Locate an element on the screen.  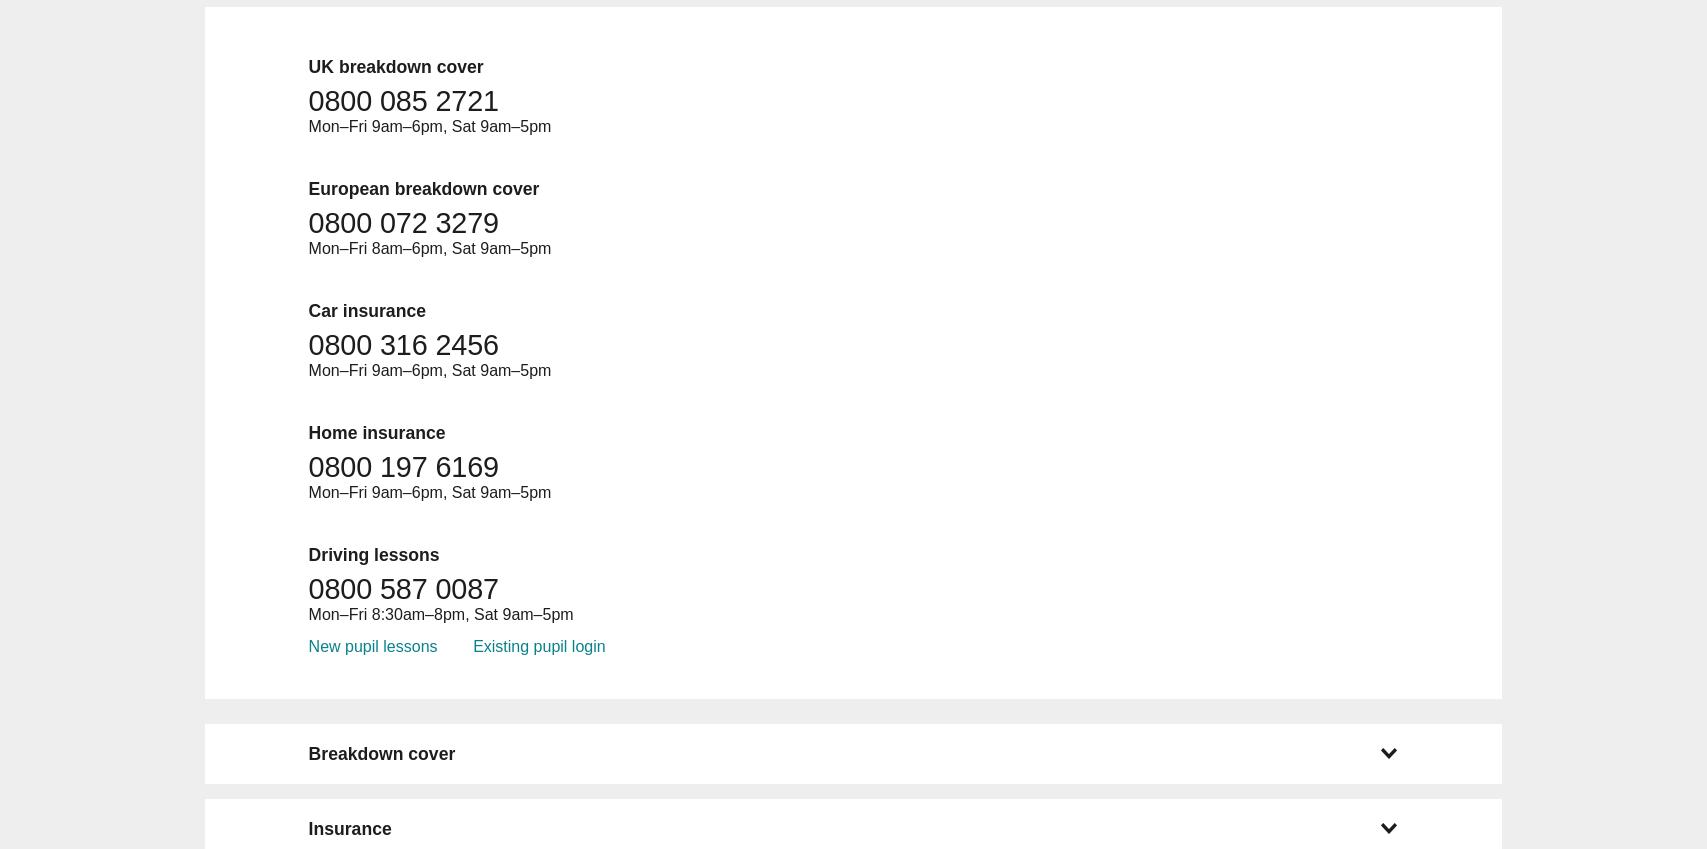
'European breakdown cover' is located at coordinates (423, 187).